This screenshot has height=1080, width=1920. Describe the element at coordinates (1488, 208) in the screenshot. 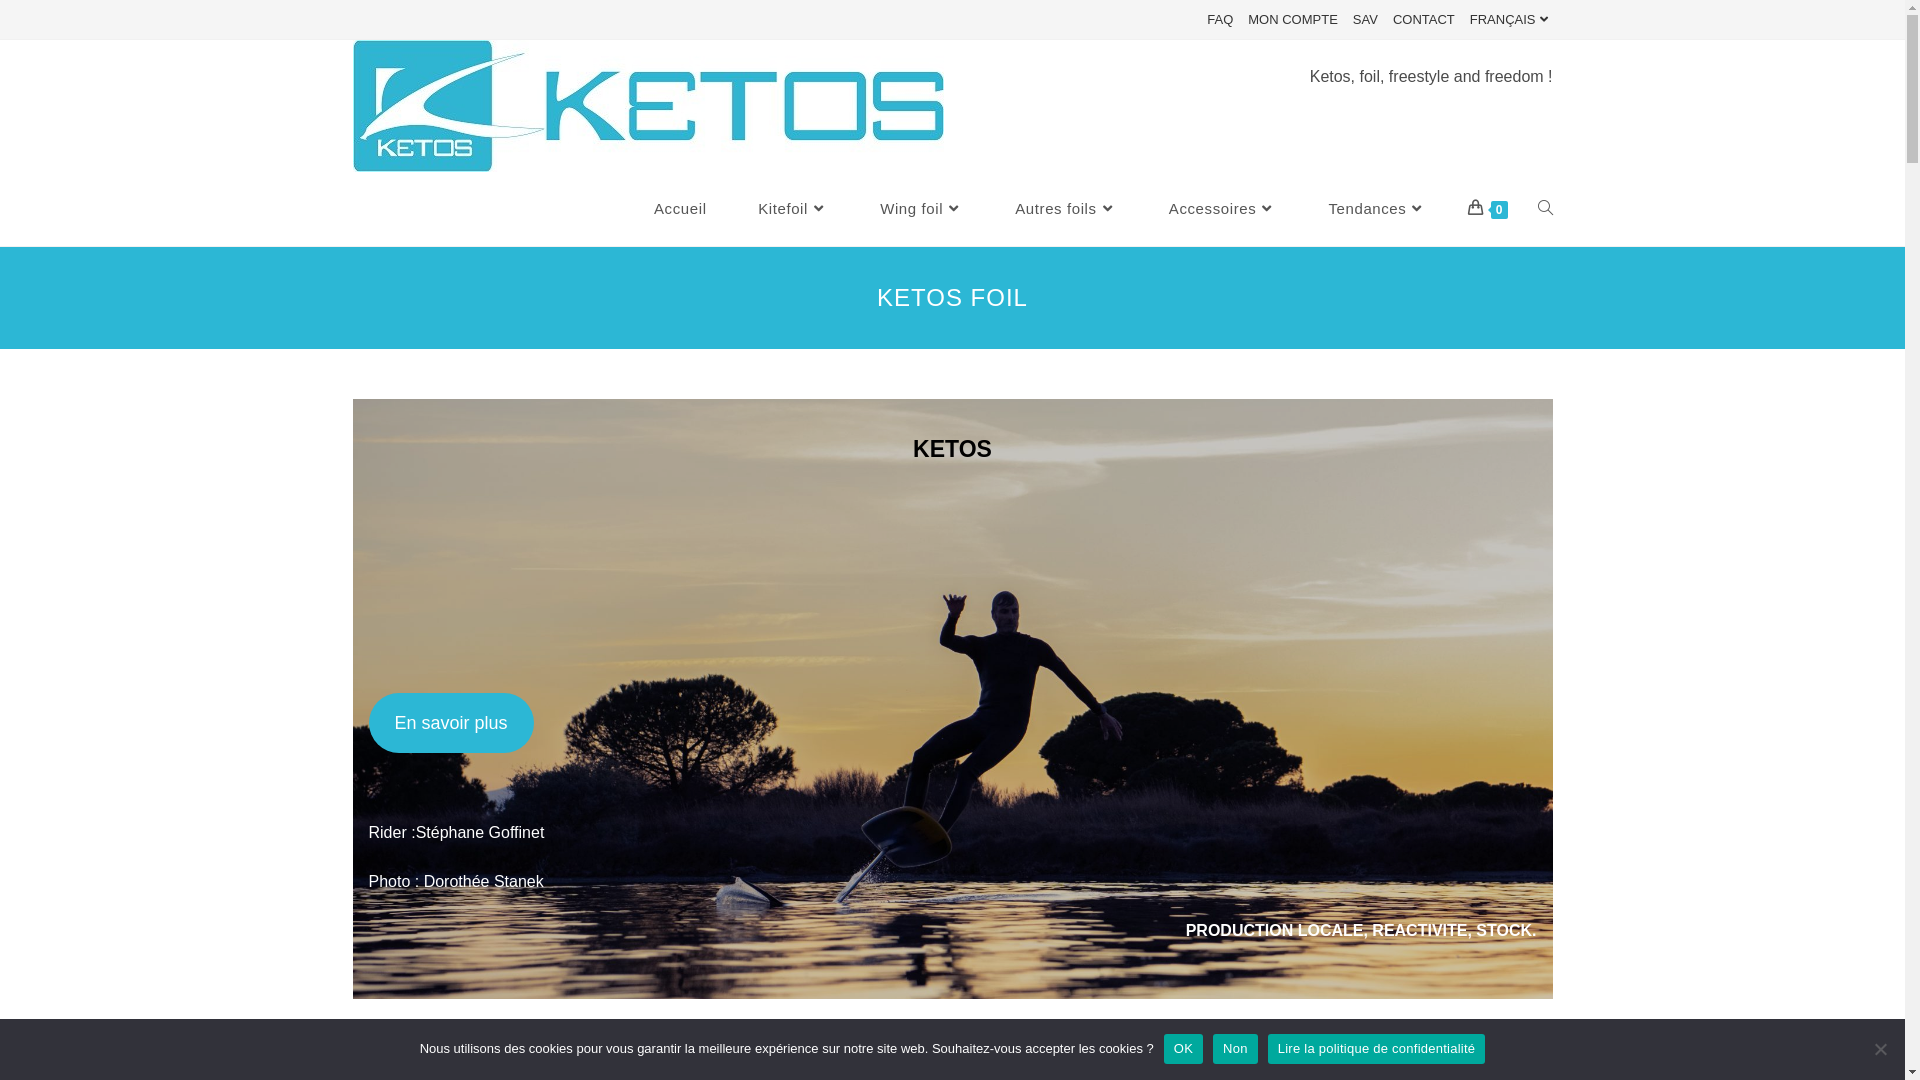

I see `'0'` at that location.